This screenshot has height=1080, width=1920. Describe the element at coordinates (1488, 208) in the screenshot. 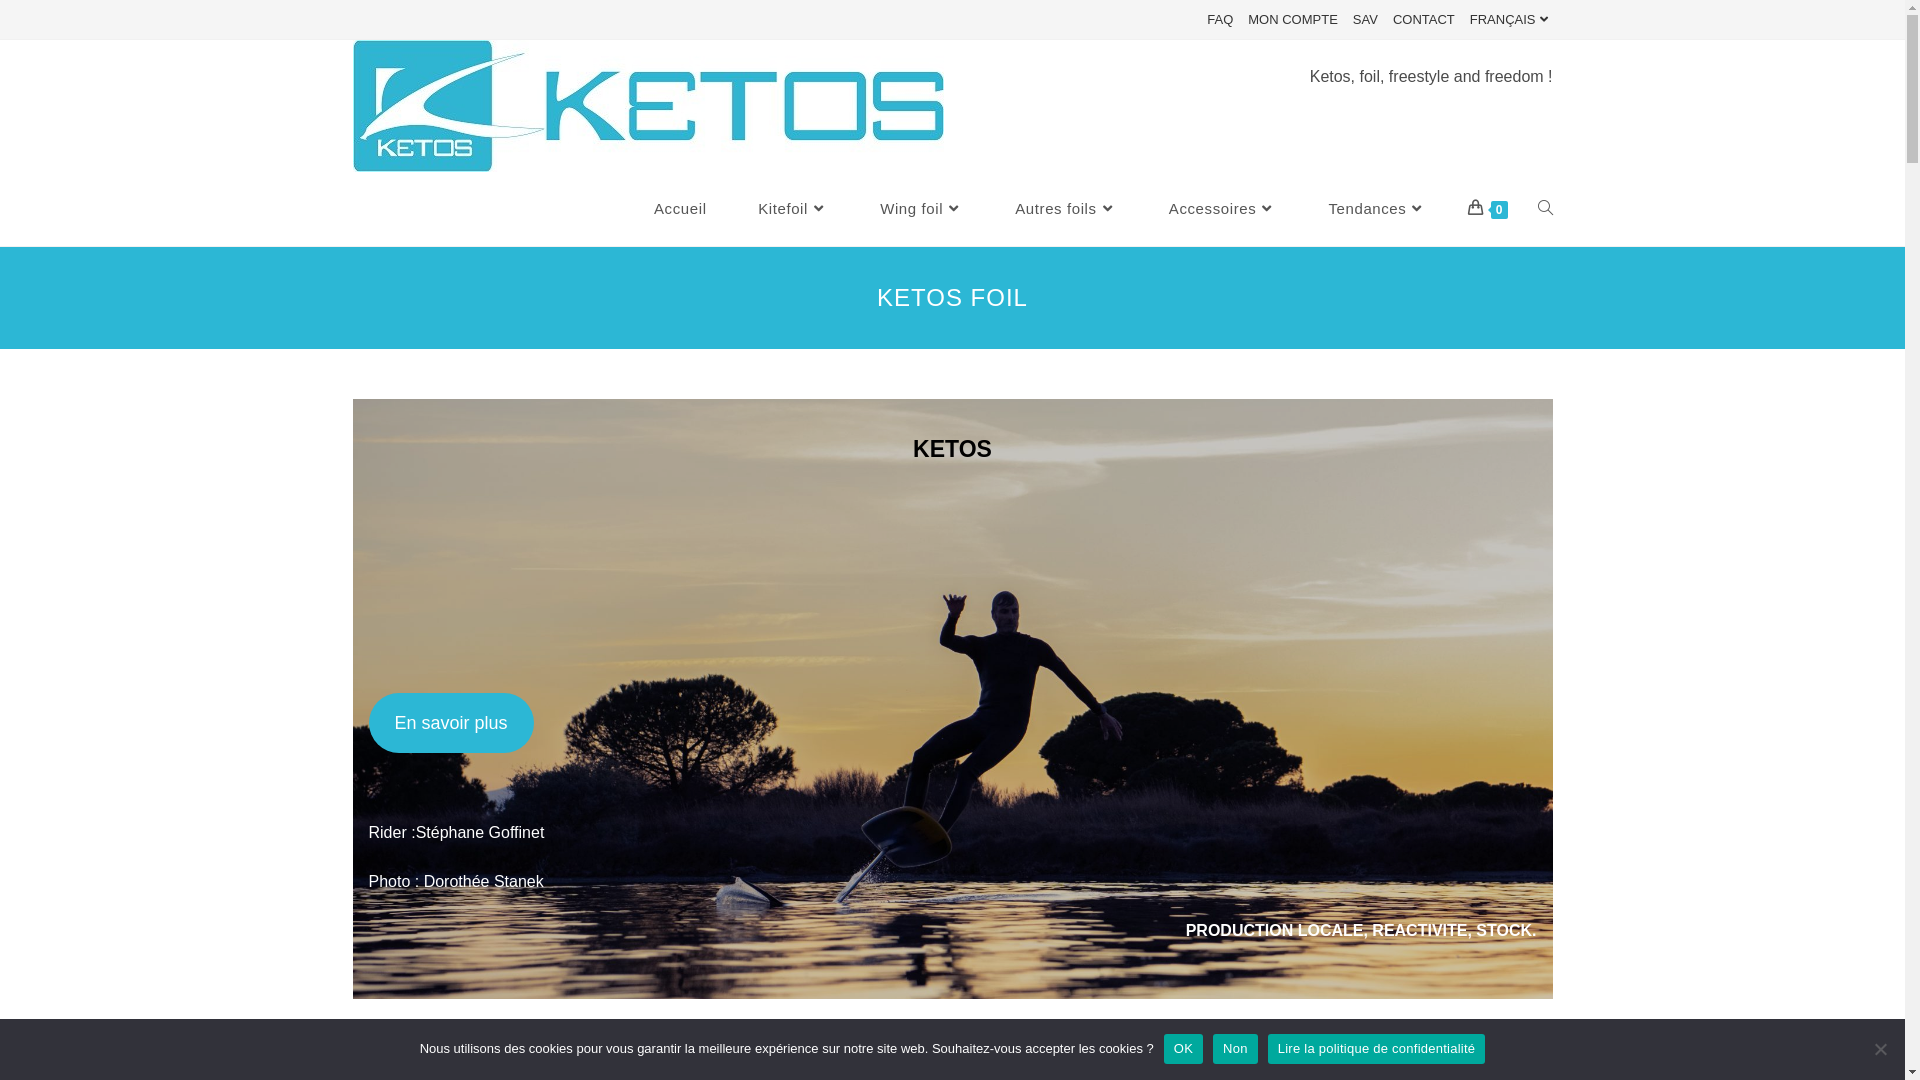

I see `'0'` at that location.